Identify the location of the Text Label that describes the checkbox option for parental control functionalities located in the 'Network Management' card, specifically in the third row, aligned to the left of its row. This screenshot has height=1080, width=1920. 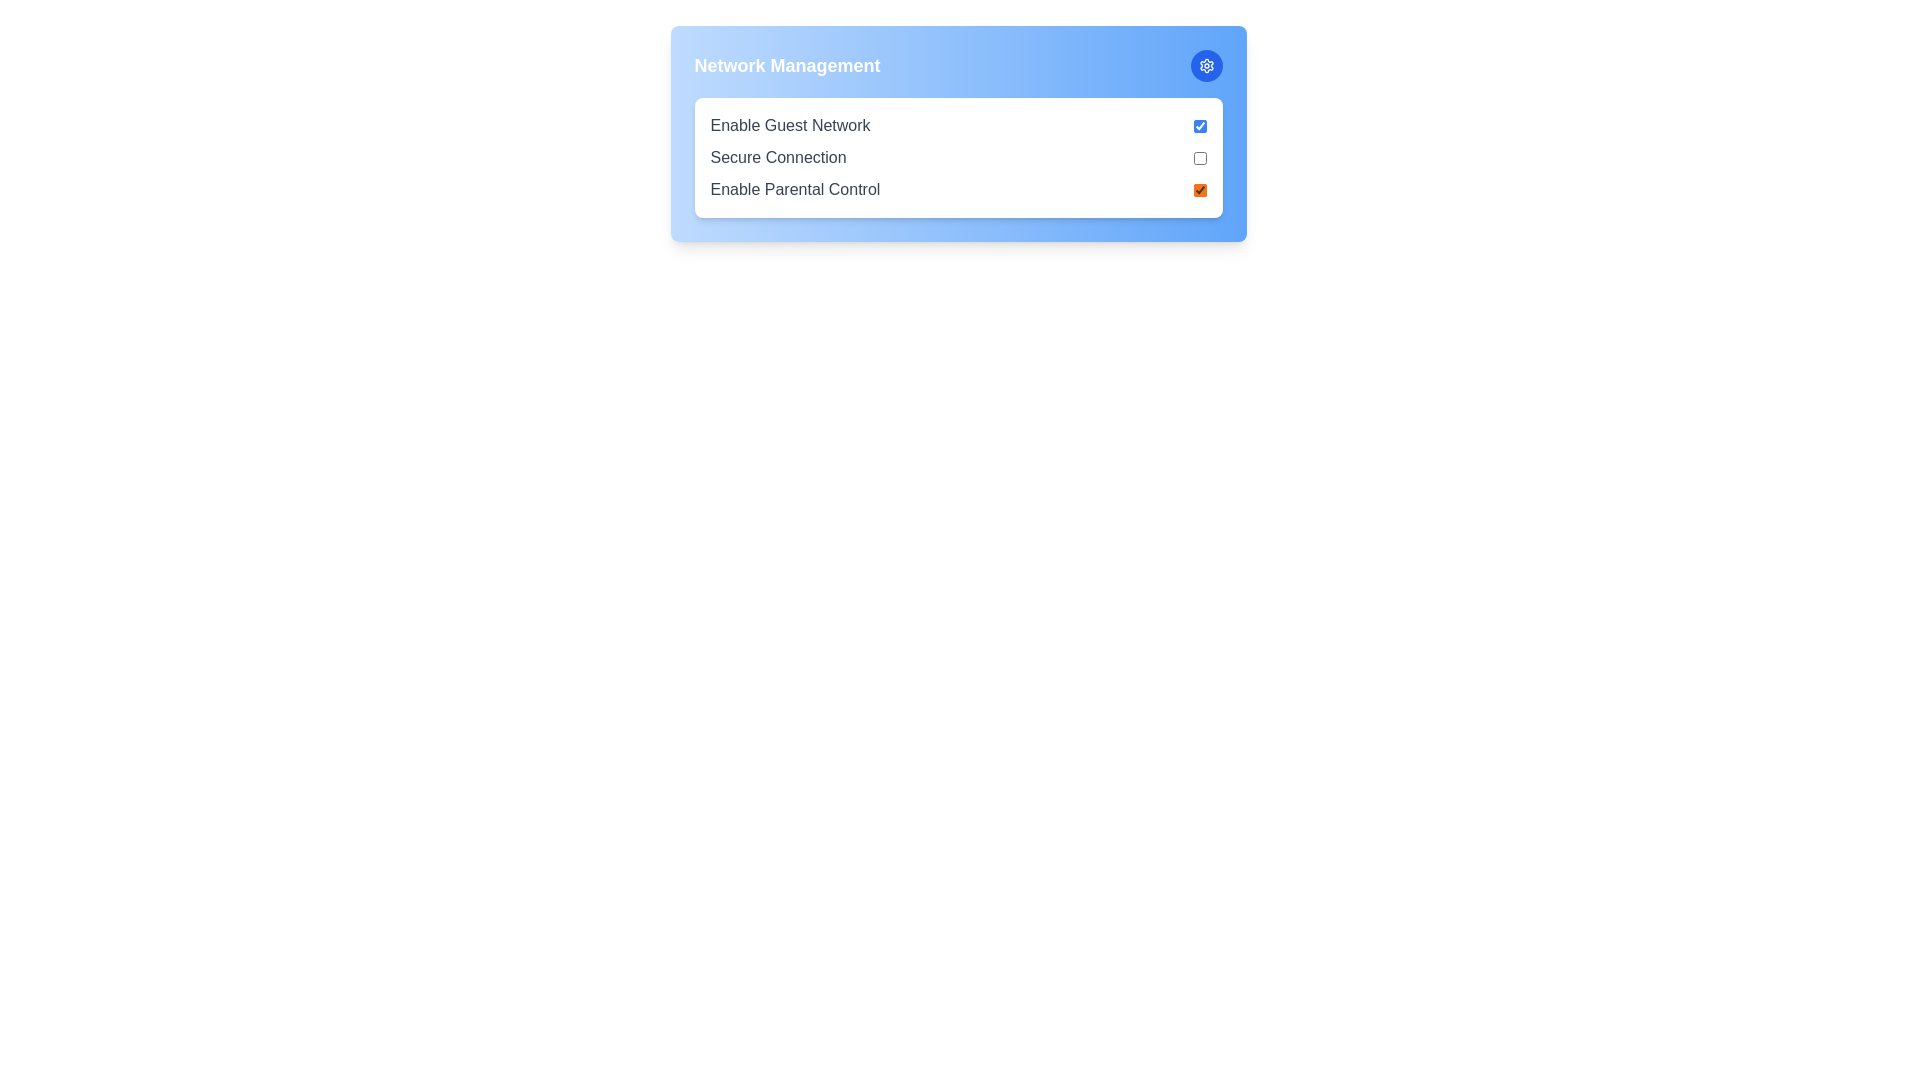
(794, 189).